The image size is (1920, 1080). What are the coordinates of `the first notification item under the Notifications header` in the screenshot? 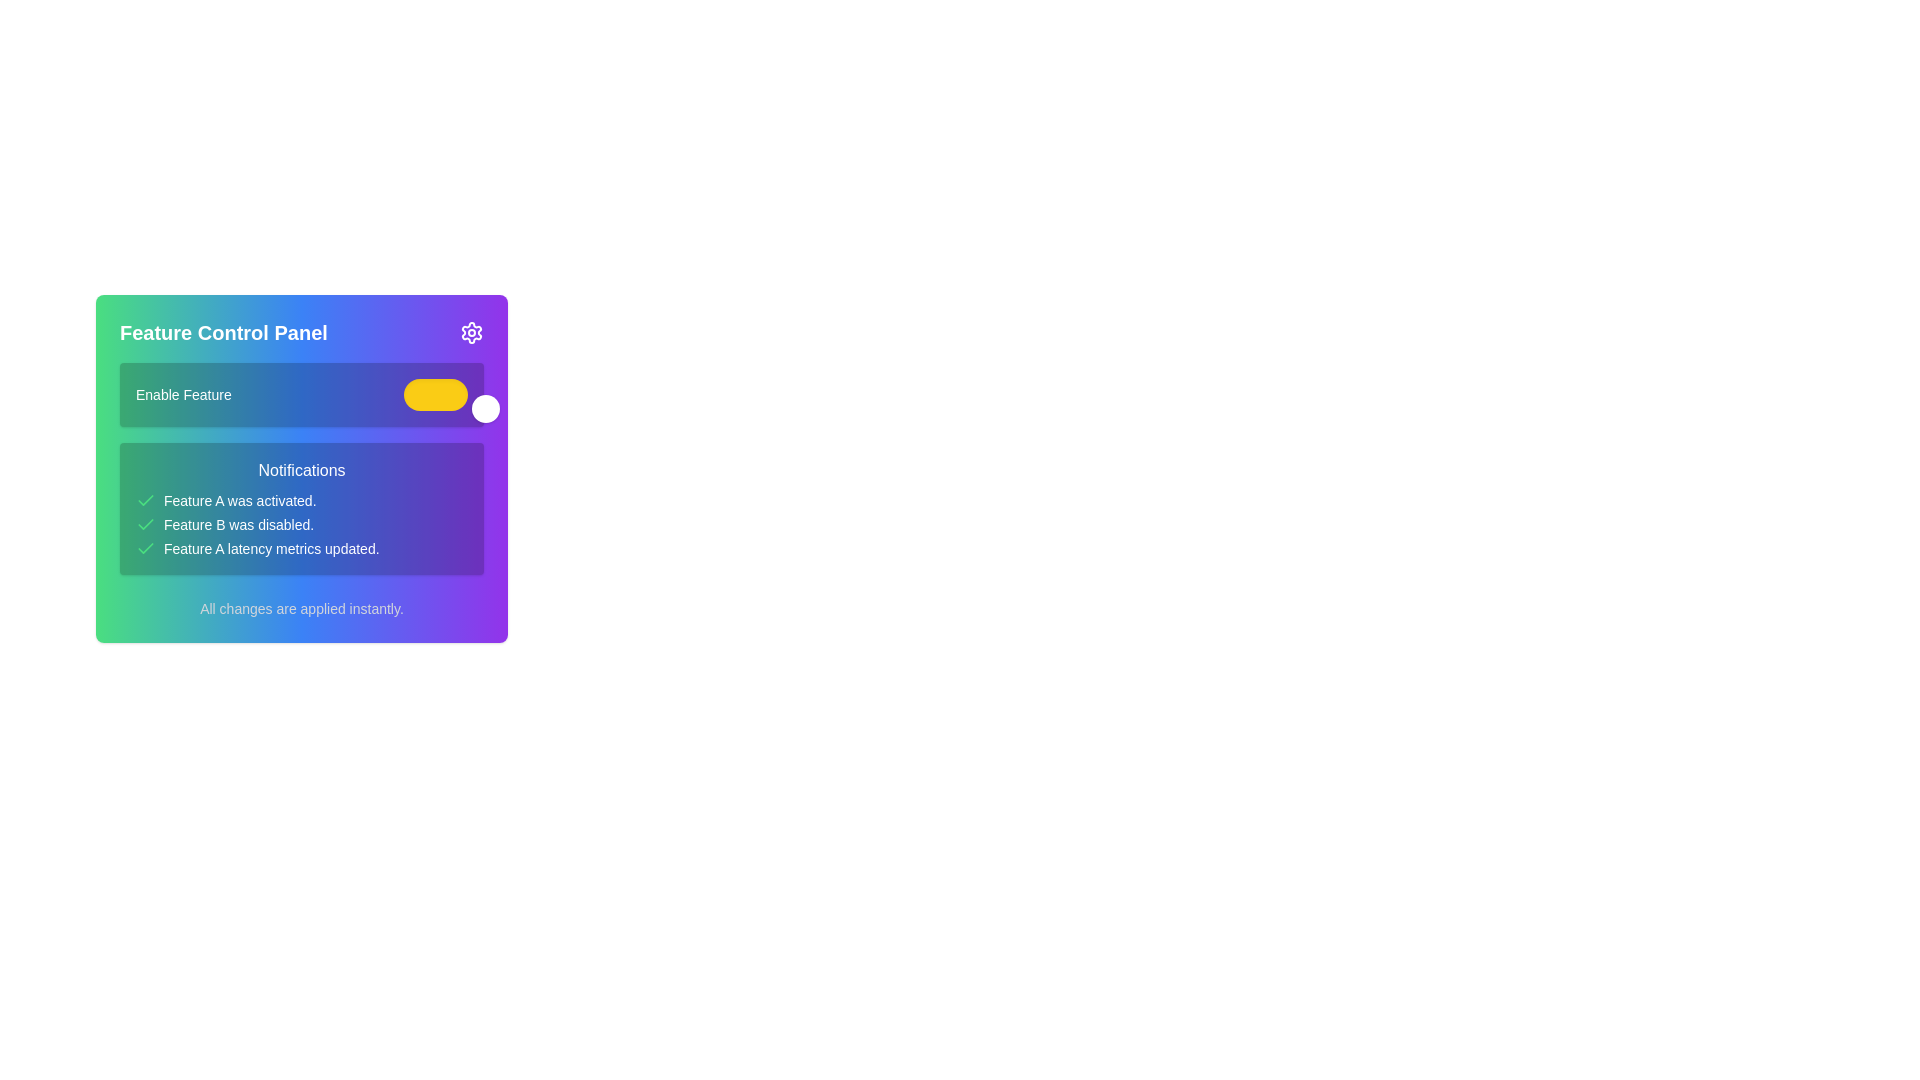 It's located at (301, 500).